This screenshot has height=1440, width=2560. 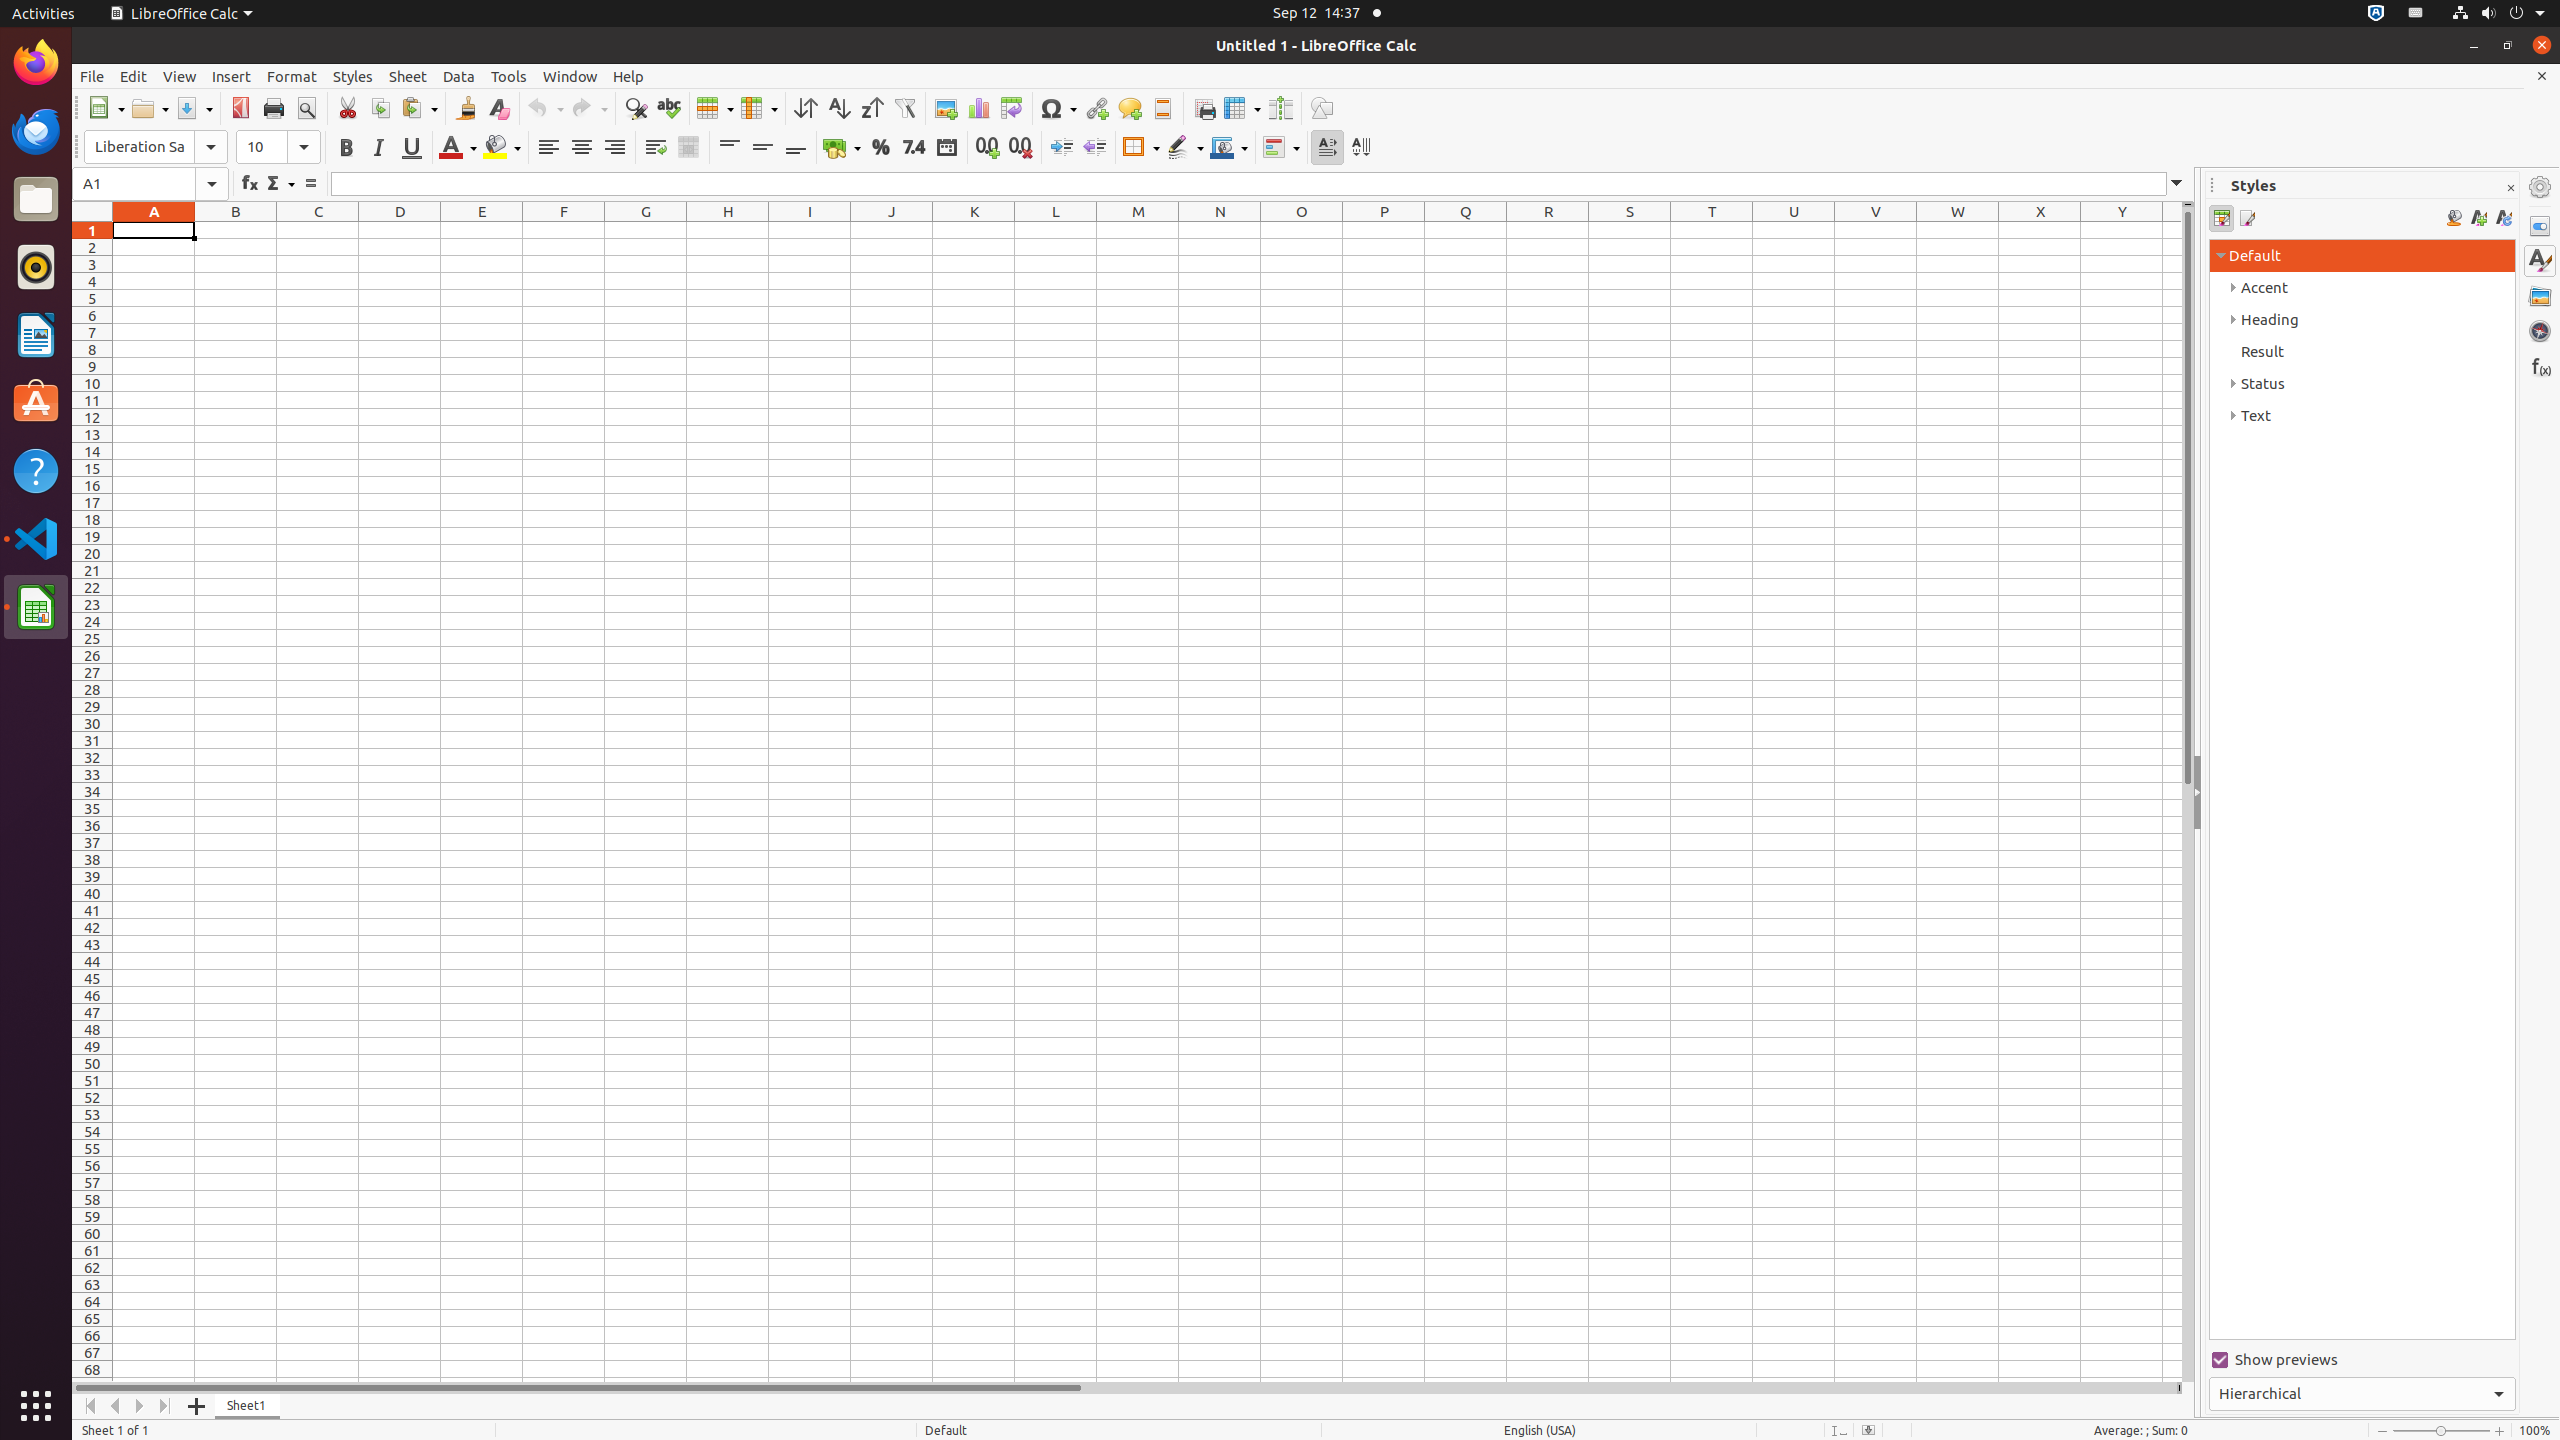 I want to click on 'New Style from Selection', so click(x=2478, y=218).